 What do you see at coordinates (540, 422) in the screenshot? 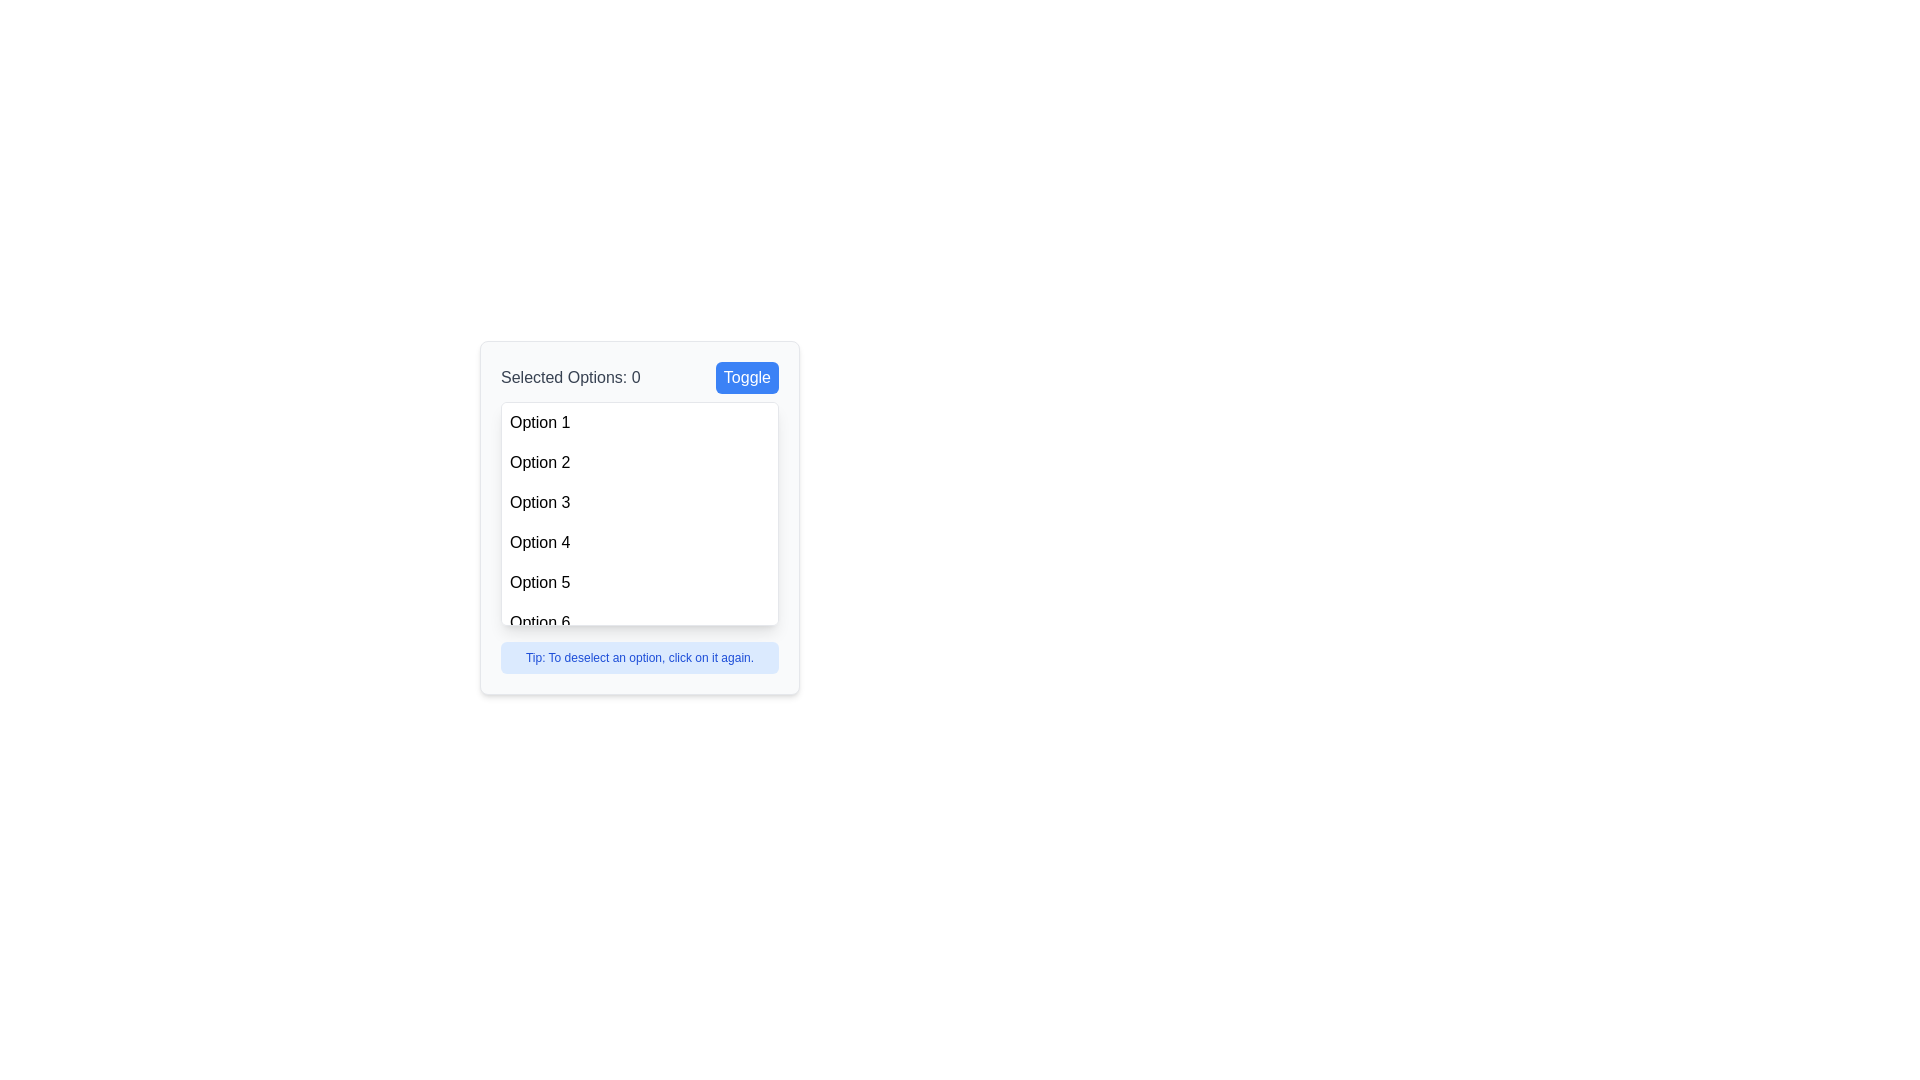
I see `the text label 'Option 1'` at bounding box center [540, 422].